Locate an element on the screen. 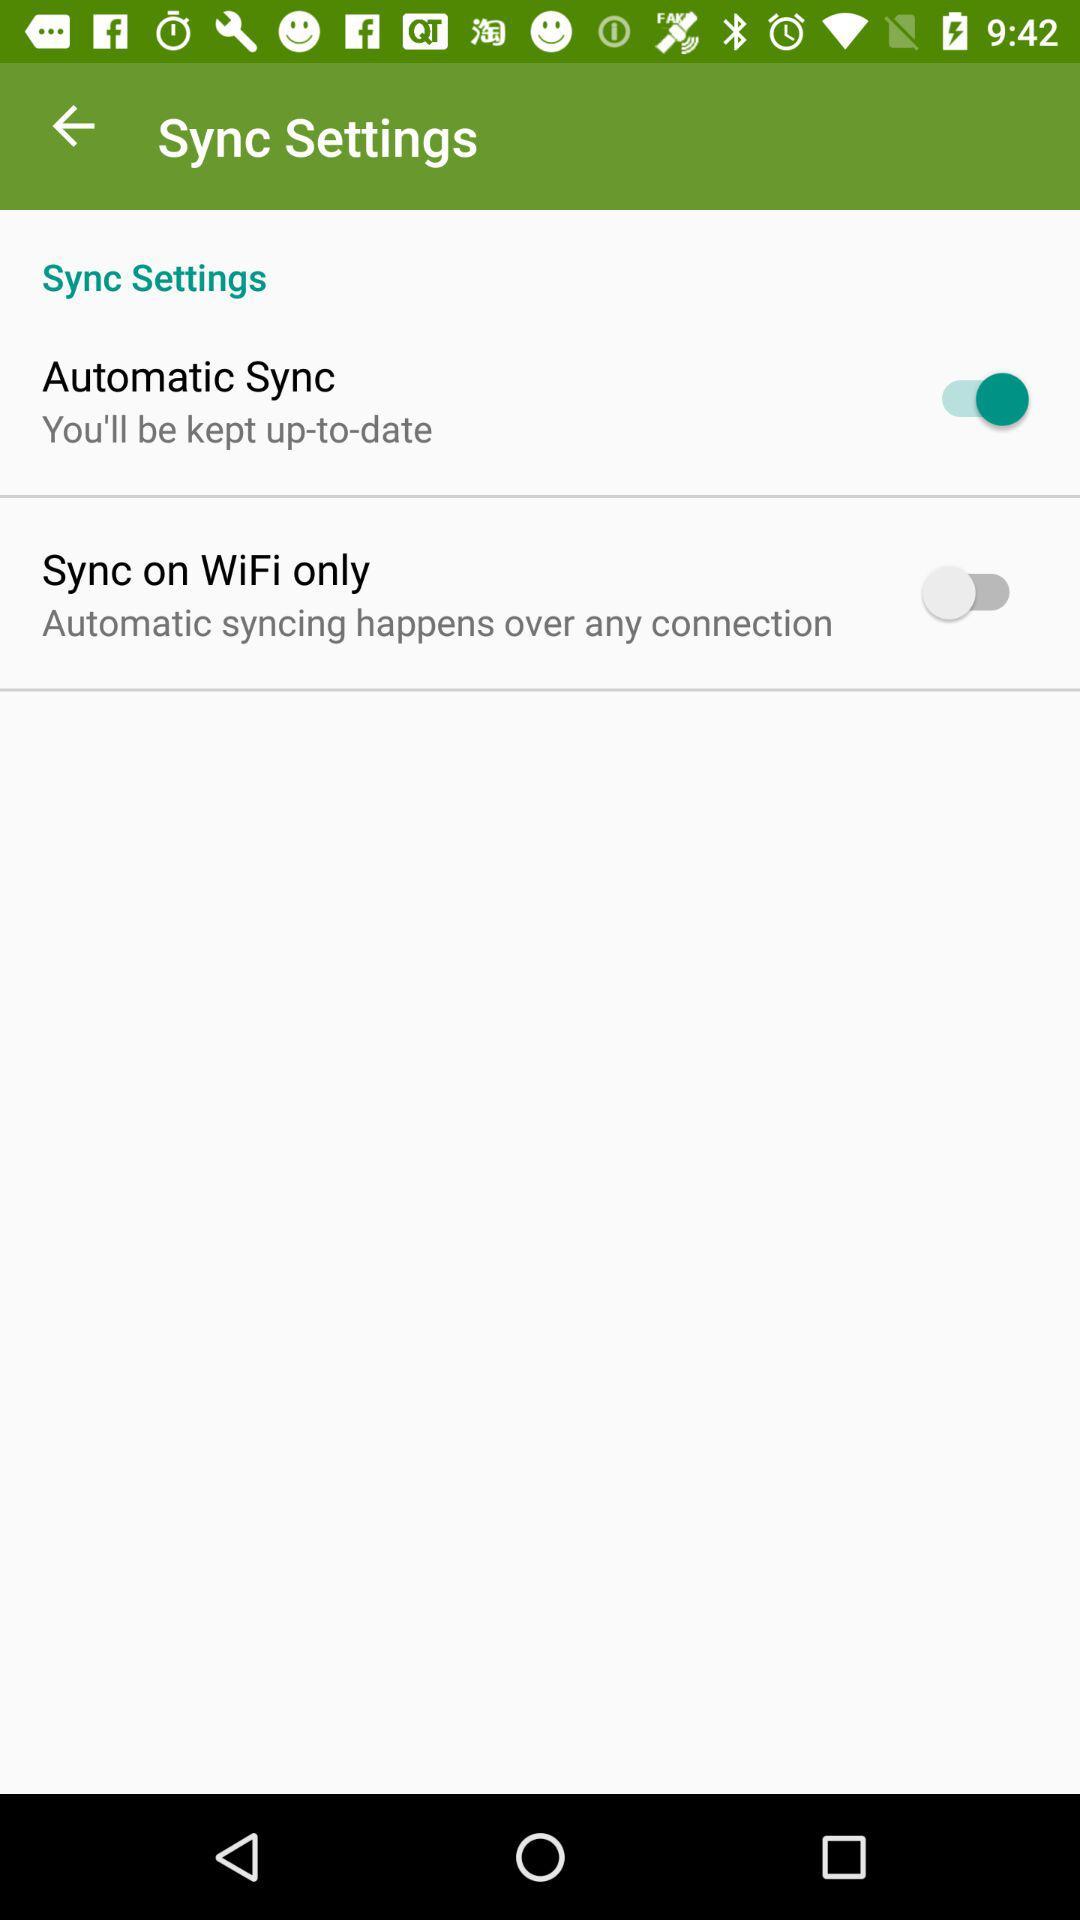 The height and width of the screenshot is (1920, 1080). go back is located at coordinates (72, 130).